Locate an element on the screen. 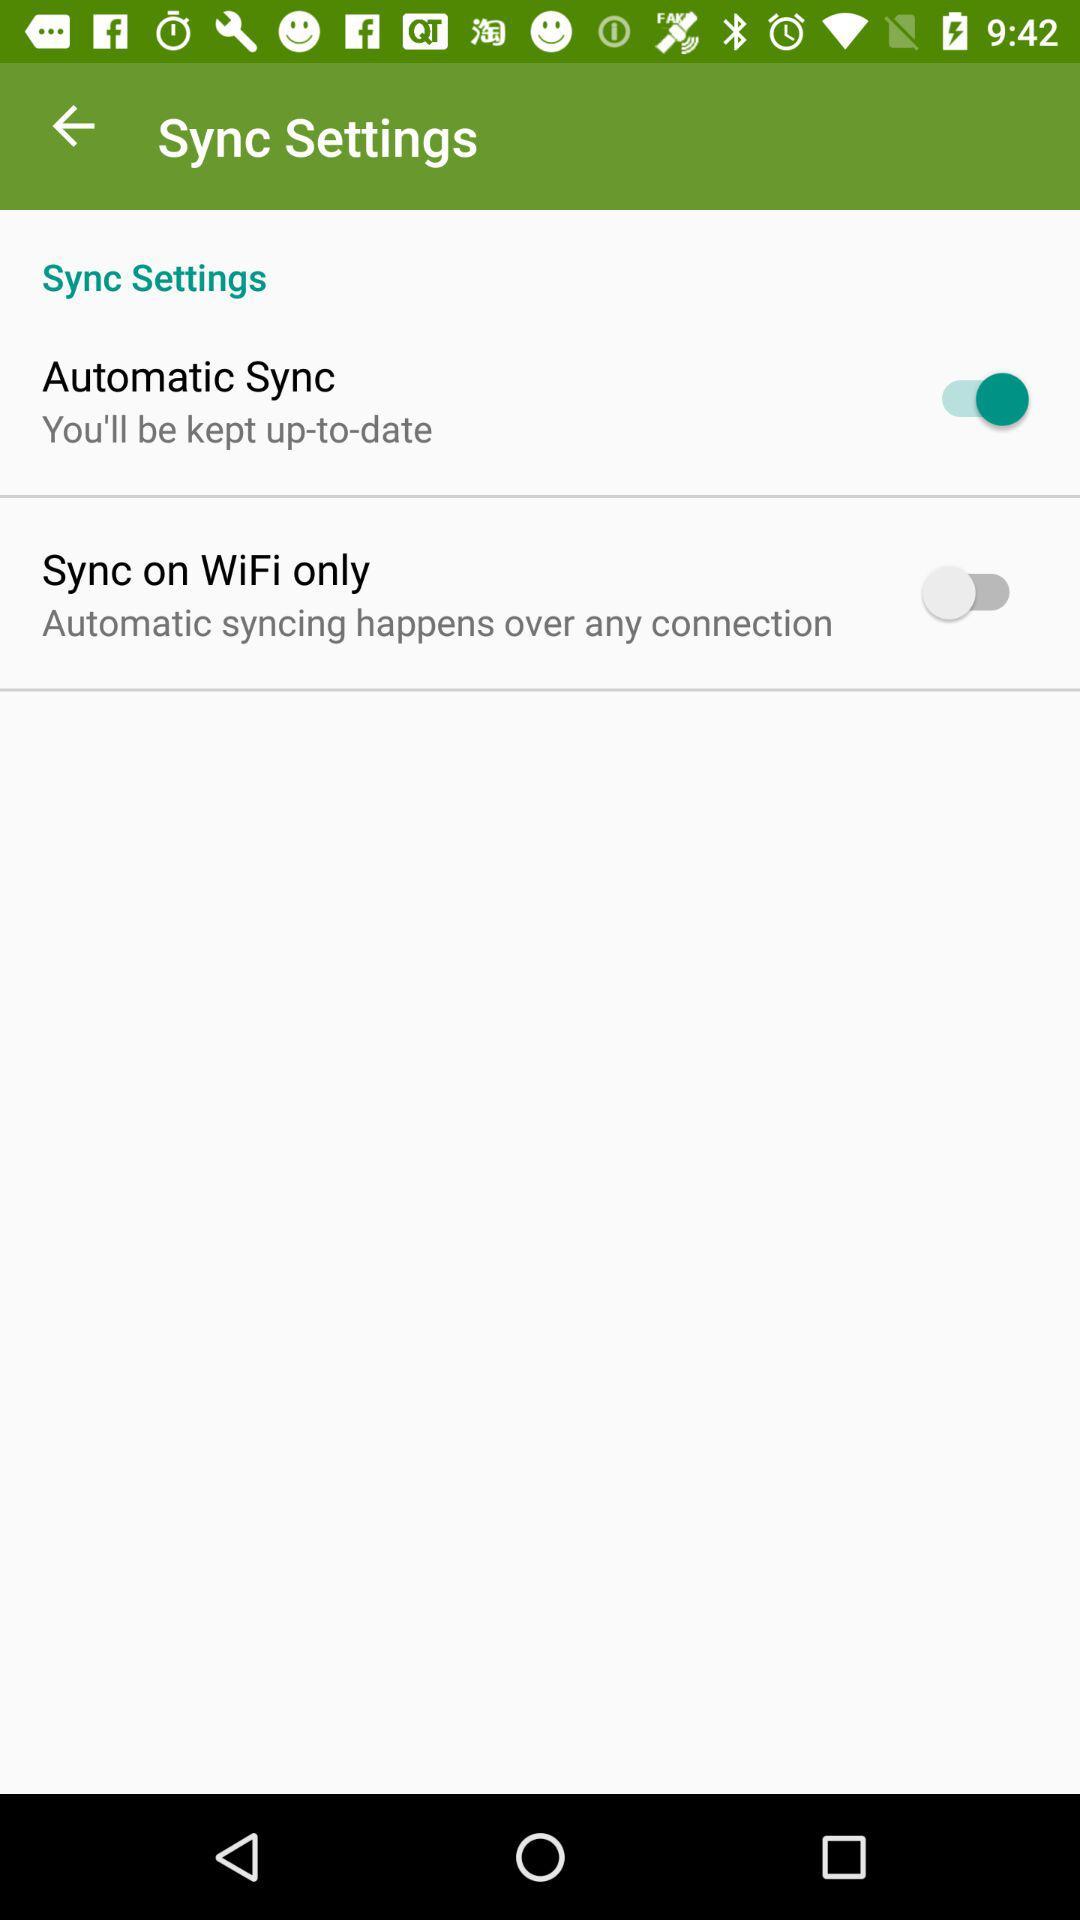 The height and width of the screenshot is (1920, 1080). go back is located at coordinates (72, 130).